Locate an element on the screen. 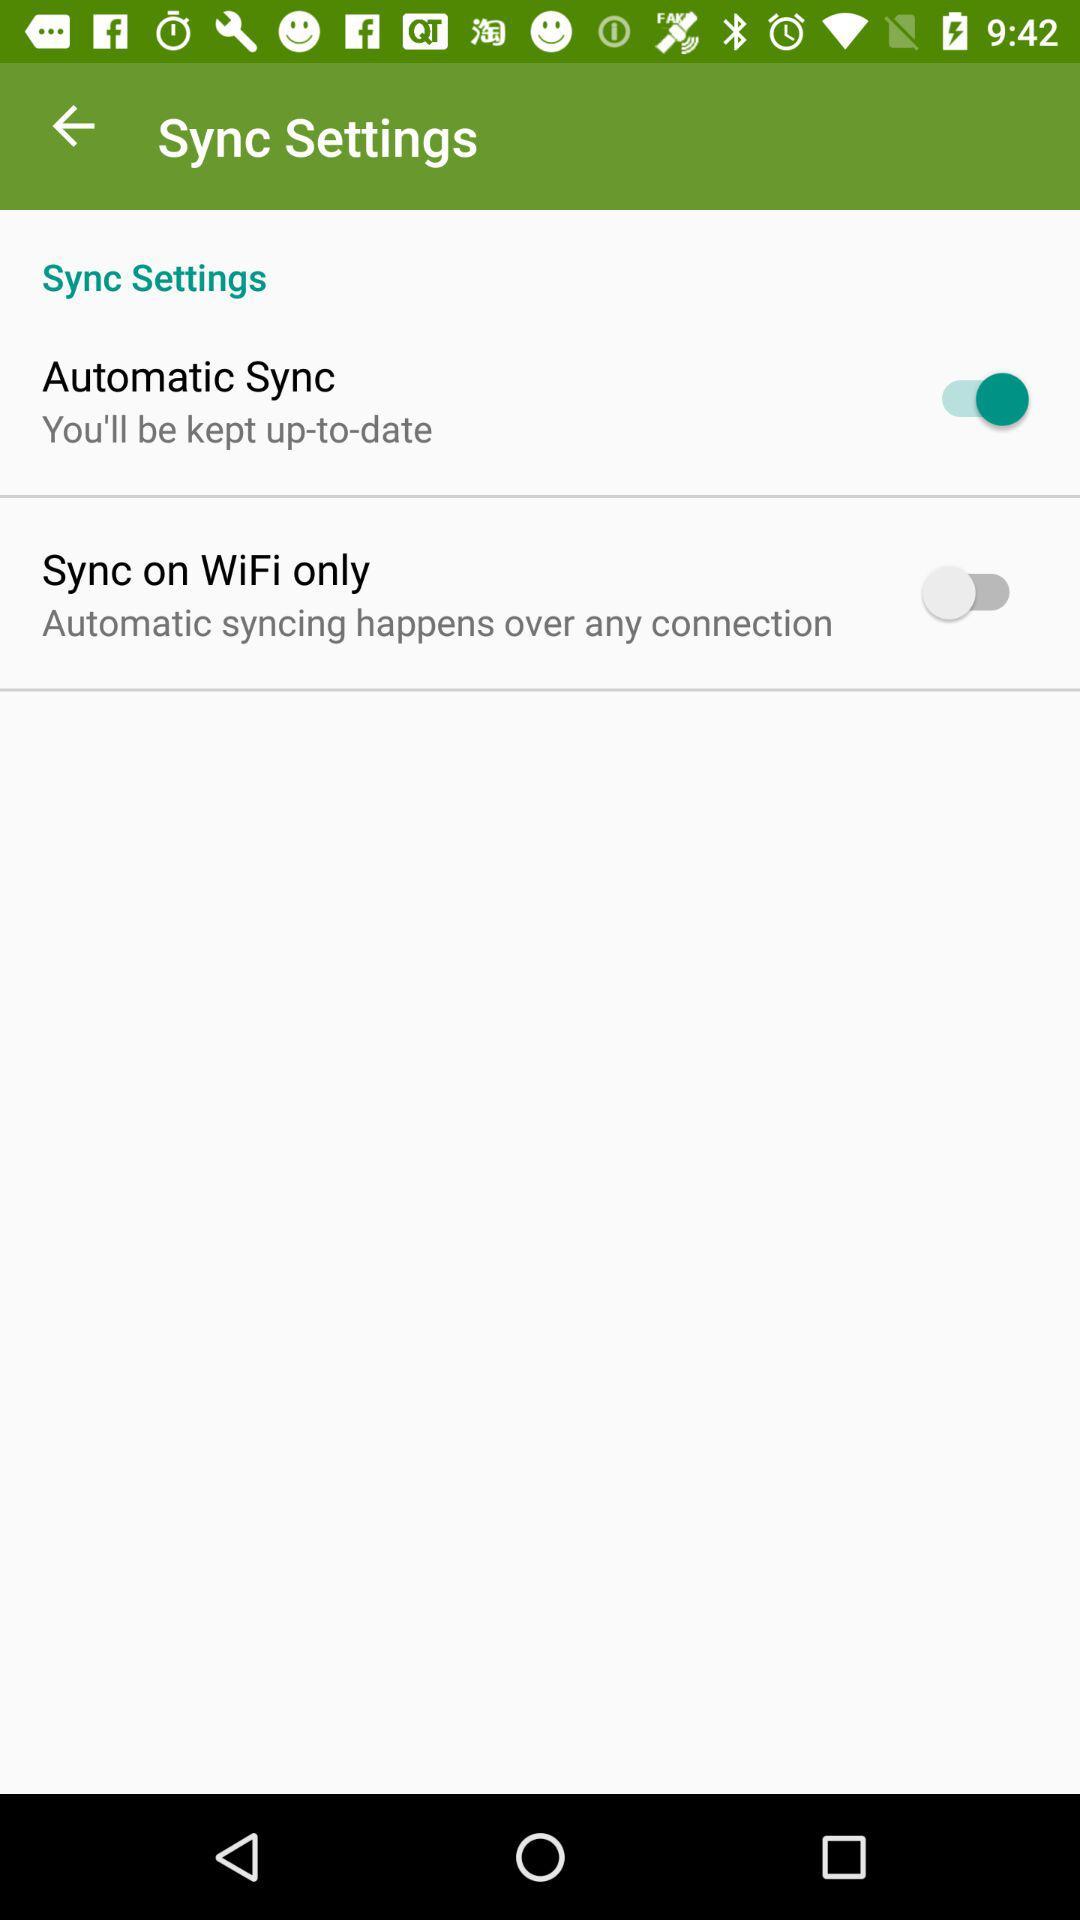 The height and width of the screenshot is (1920, 1080). go back is located at coordinates (72, 130).